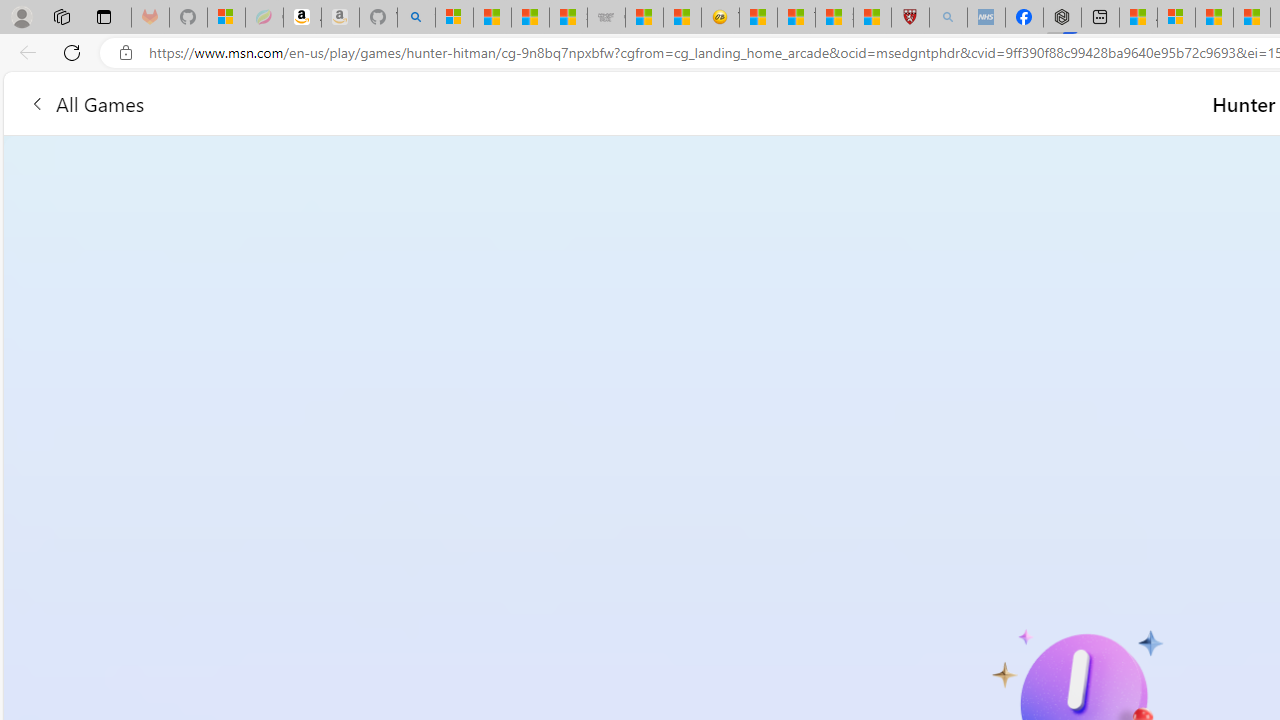 Image resolution: width=1280 pixels, height=720 pixels. I want to click on 'Microsoft-Report a Concern to Bing', so click(225, 17).